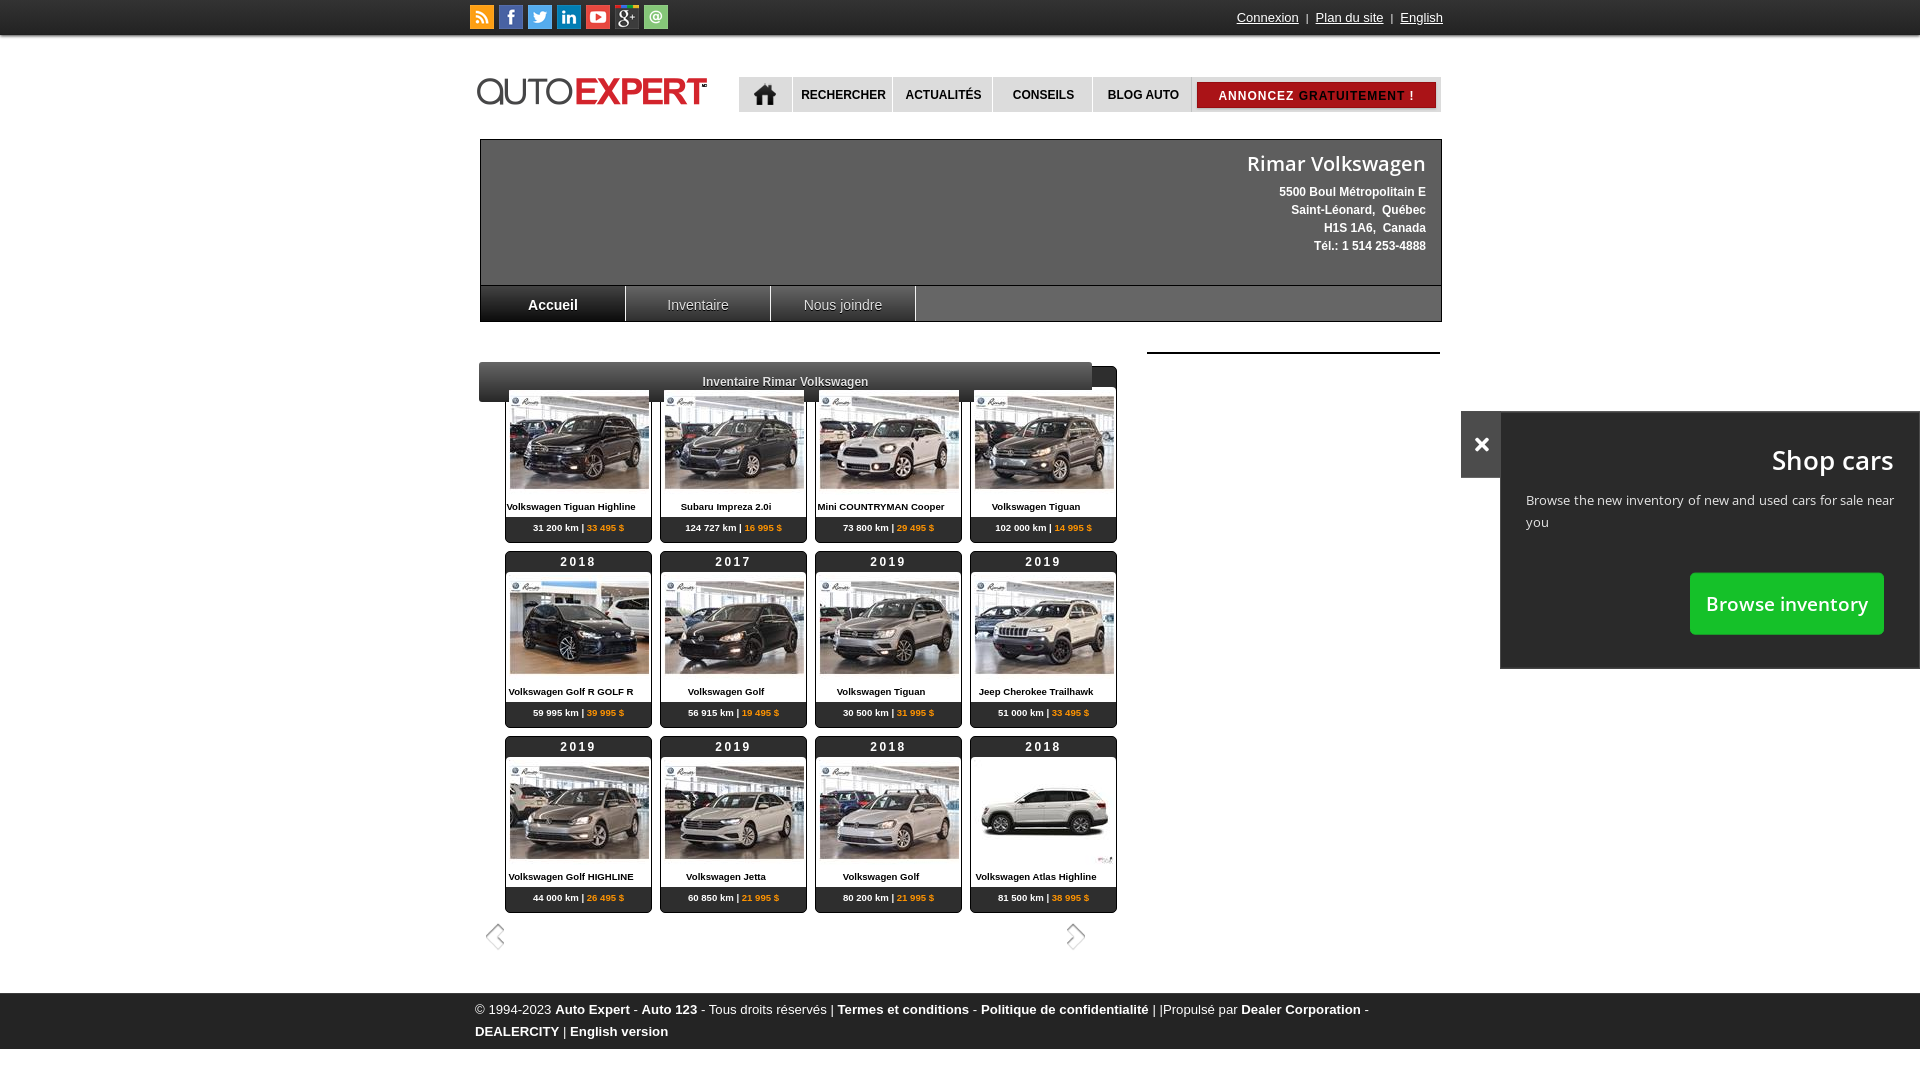  Describe the element at coordinates (591, 1009) in the screenshot. I see `'Auto Expert'` at that location.